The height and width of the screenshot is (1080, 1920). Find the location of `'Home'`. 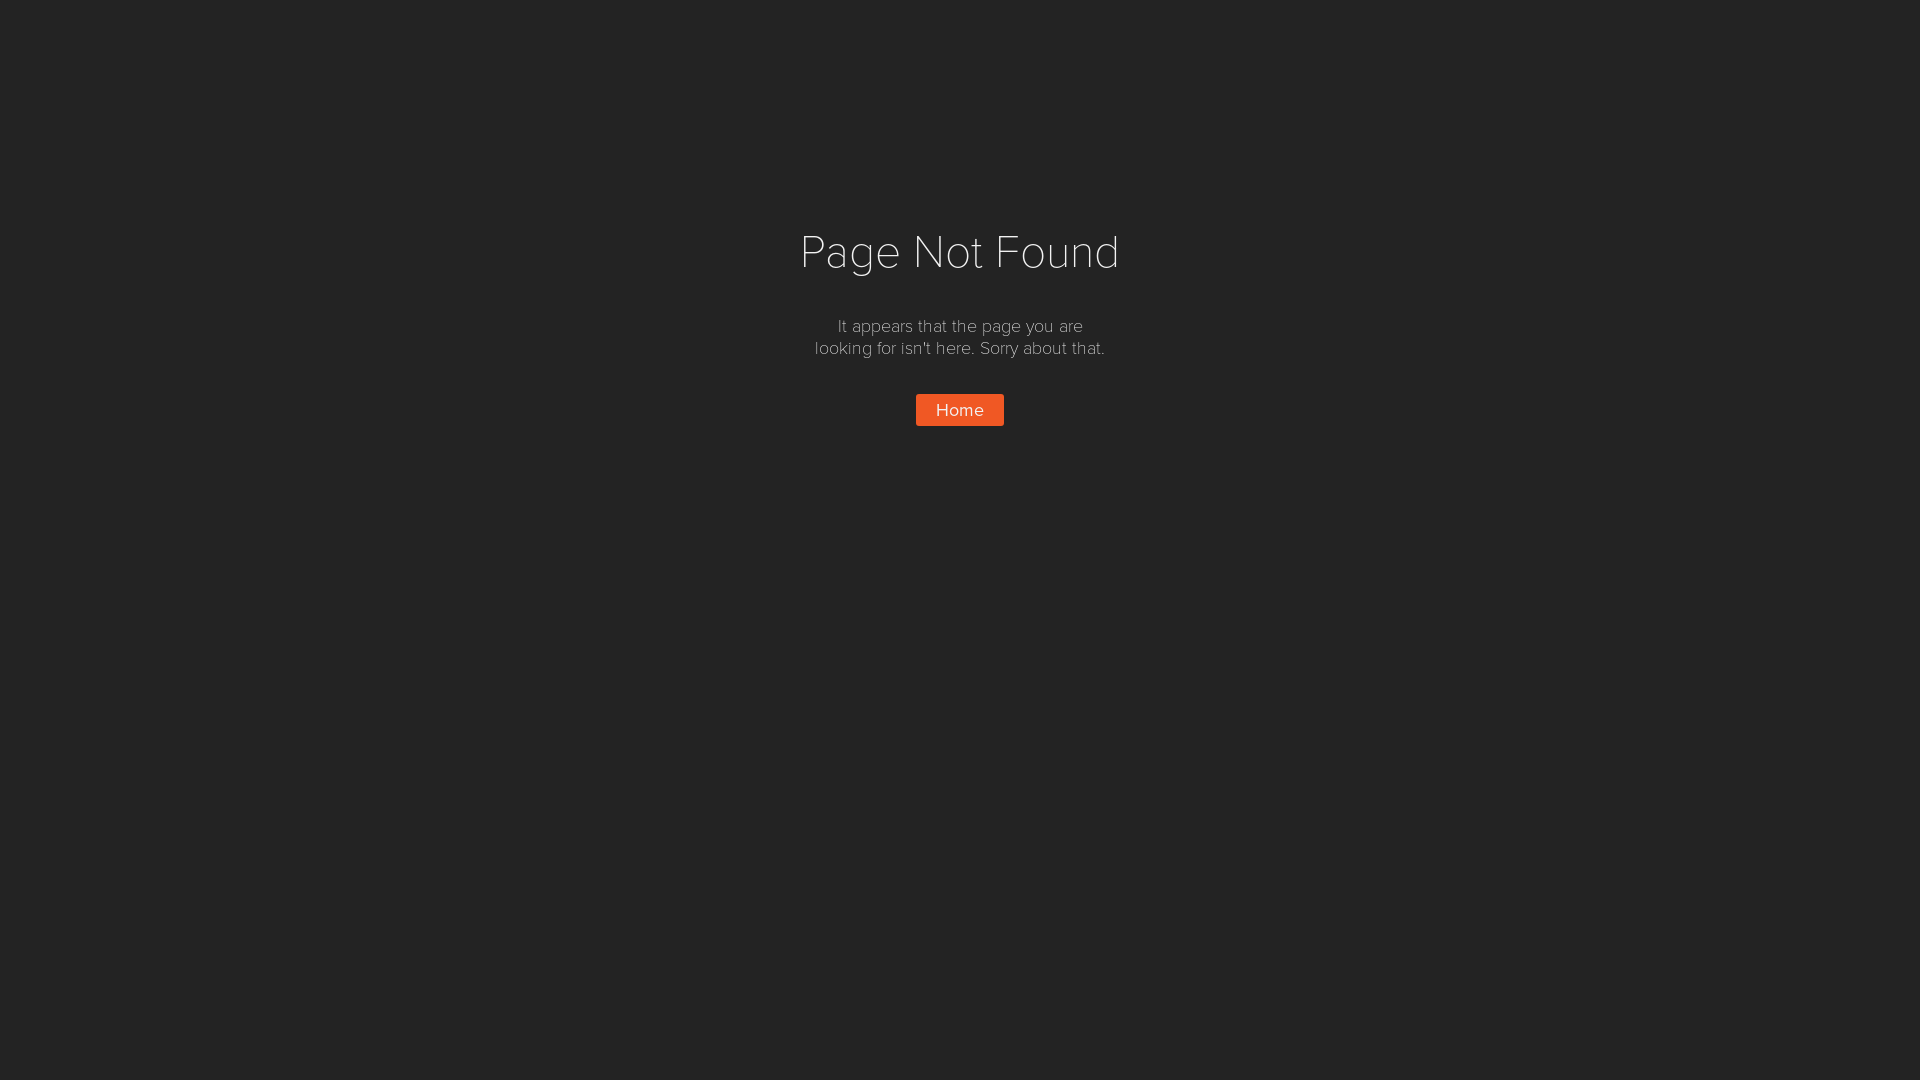

'Home' is located at coordinates (960, 408).